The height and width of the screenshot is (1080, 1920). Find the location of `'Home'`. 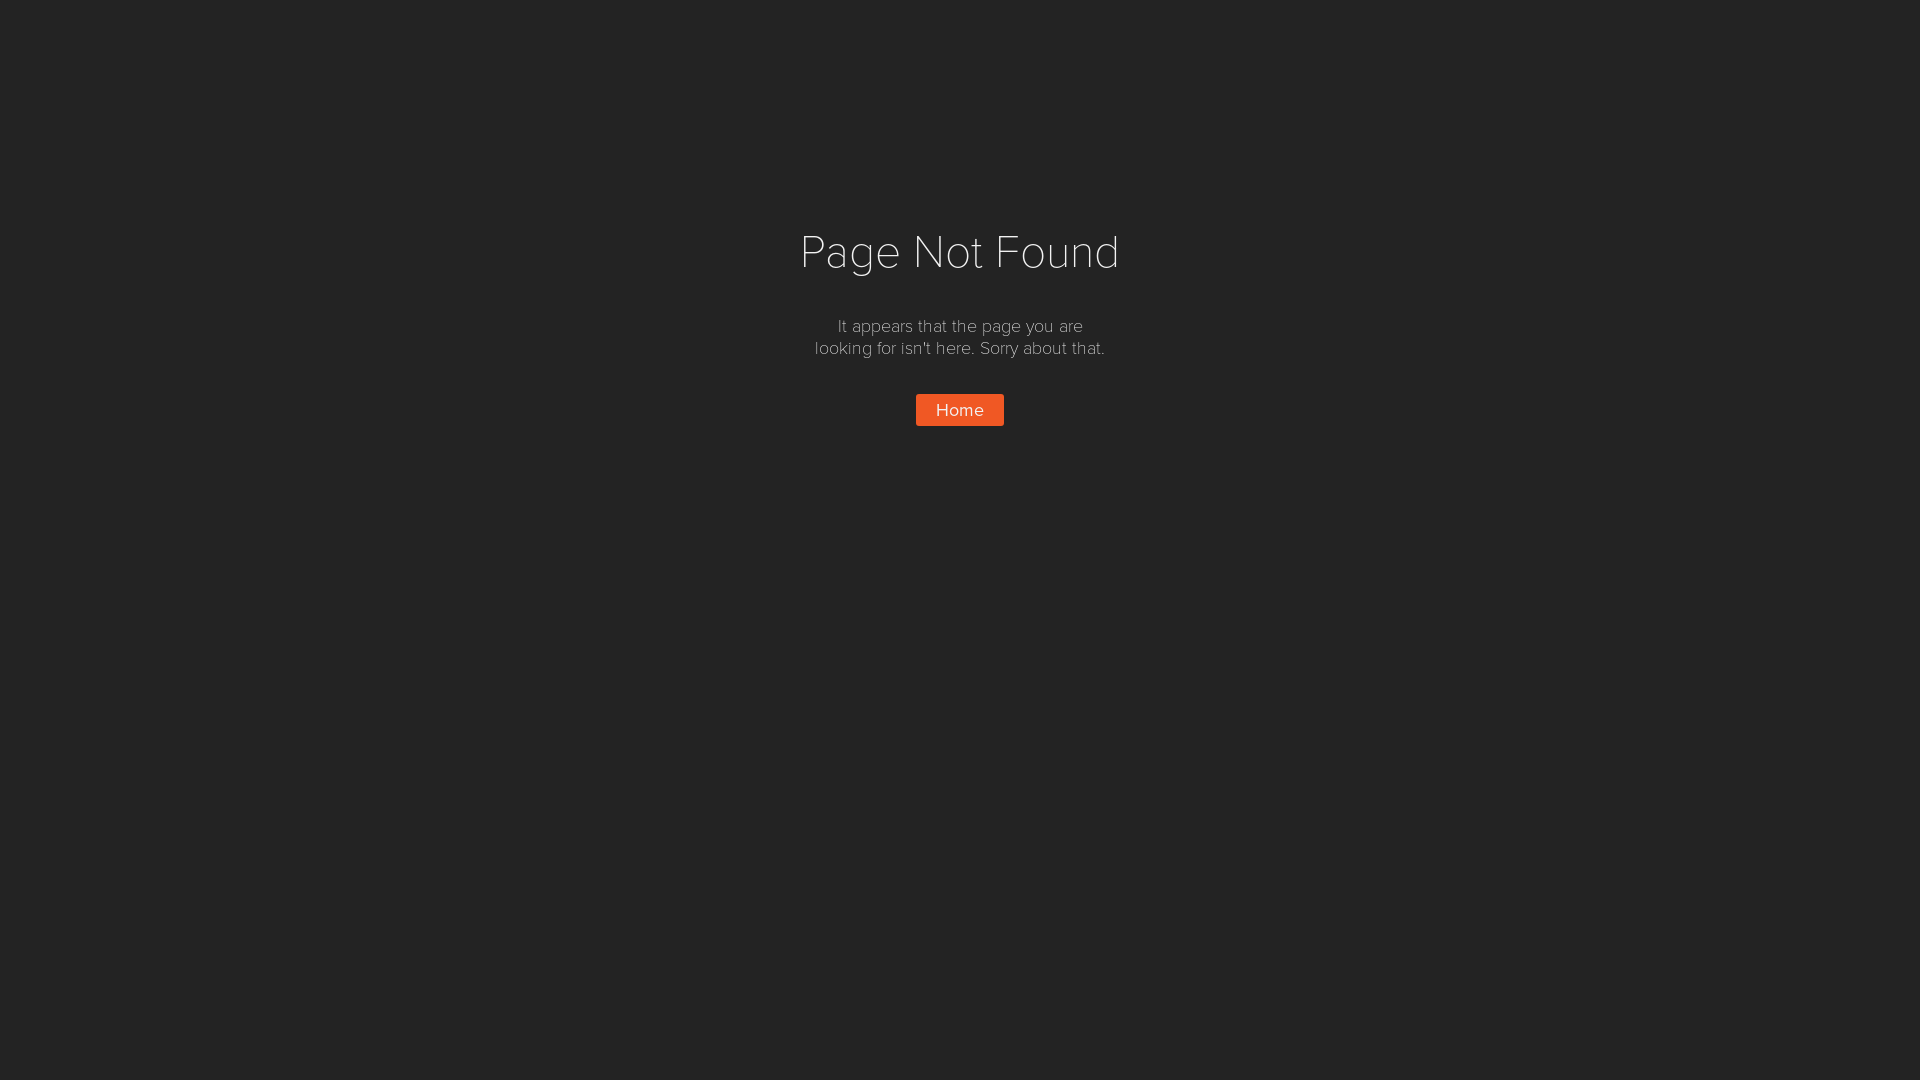

'Home' is located at coordinates (960, 408).